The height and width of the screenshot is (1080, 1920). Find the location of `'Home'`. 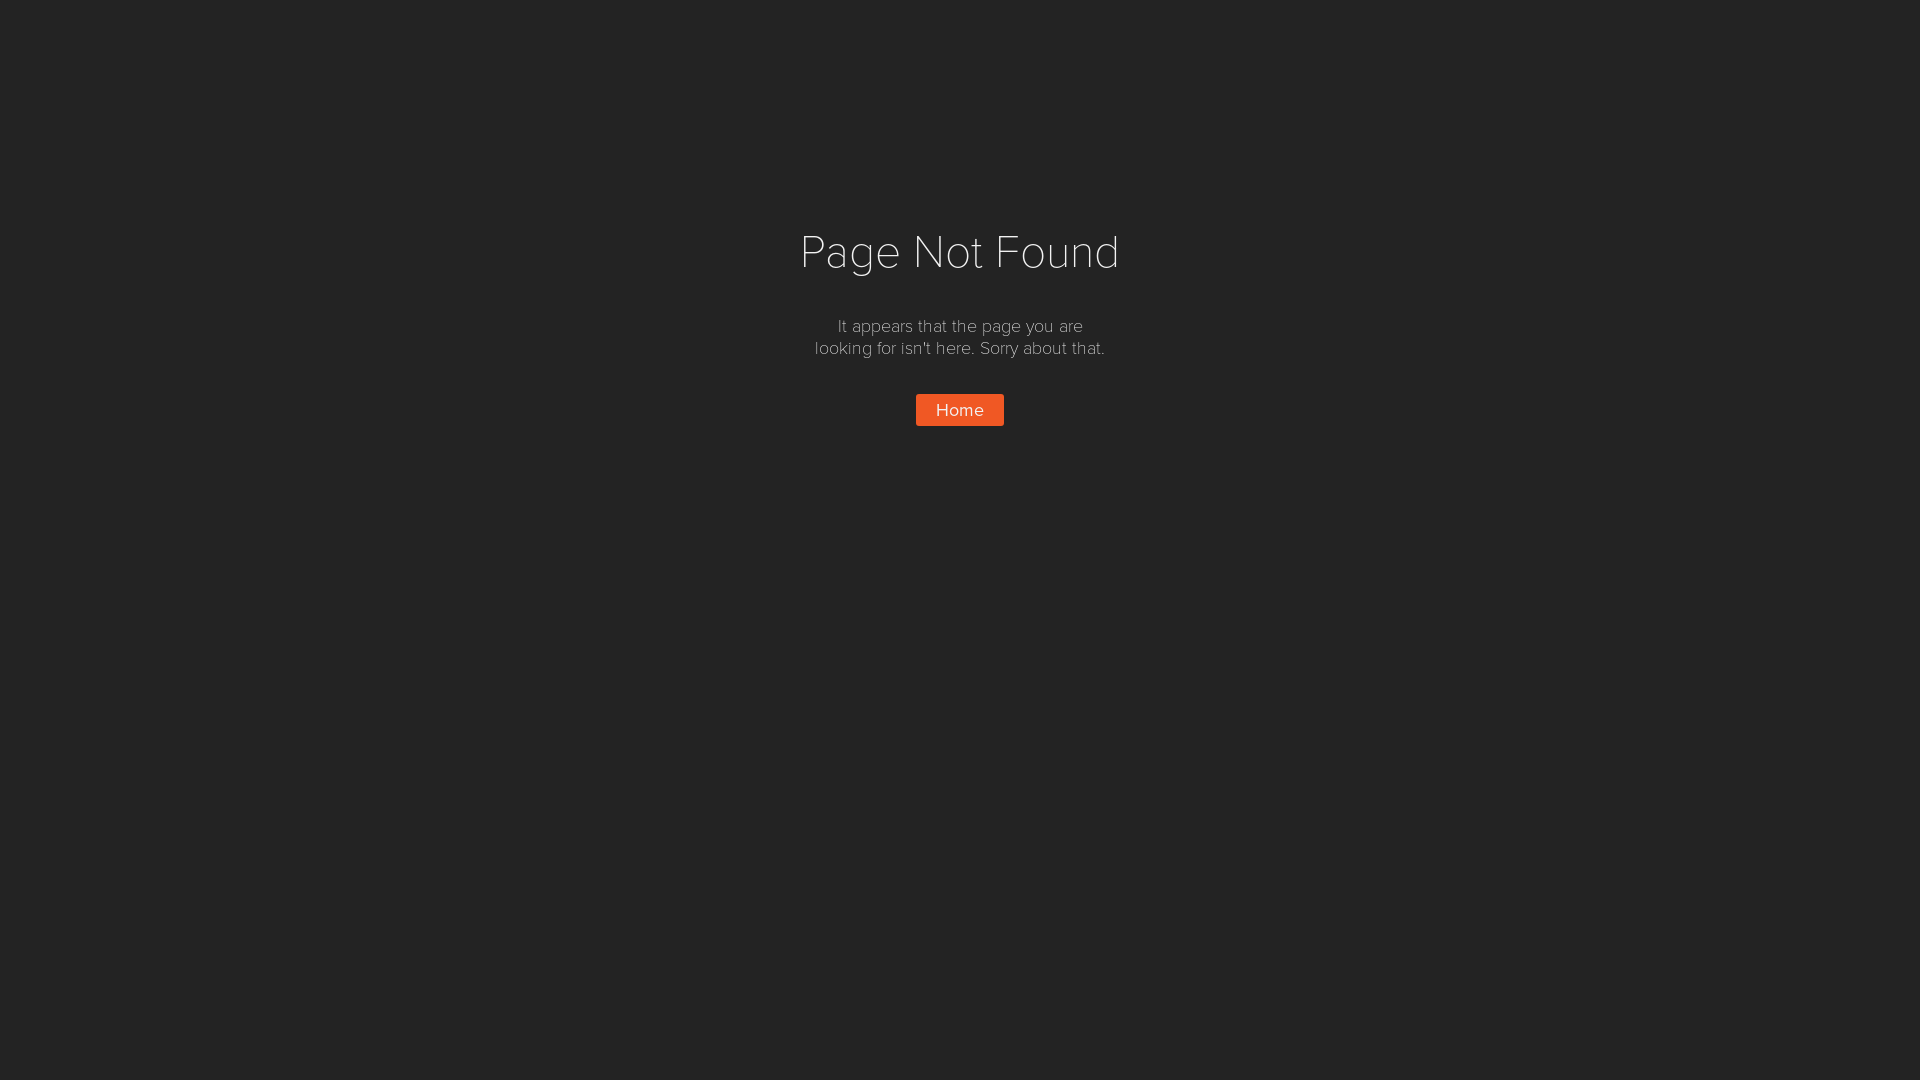

'Home' is located at coordinates (960, 408).